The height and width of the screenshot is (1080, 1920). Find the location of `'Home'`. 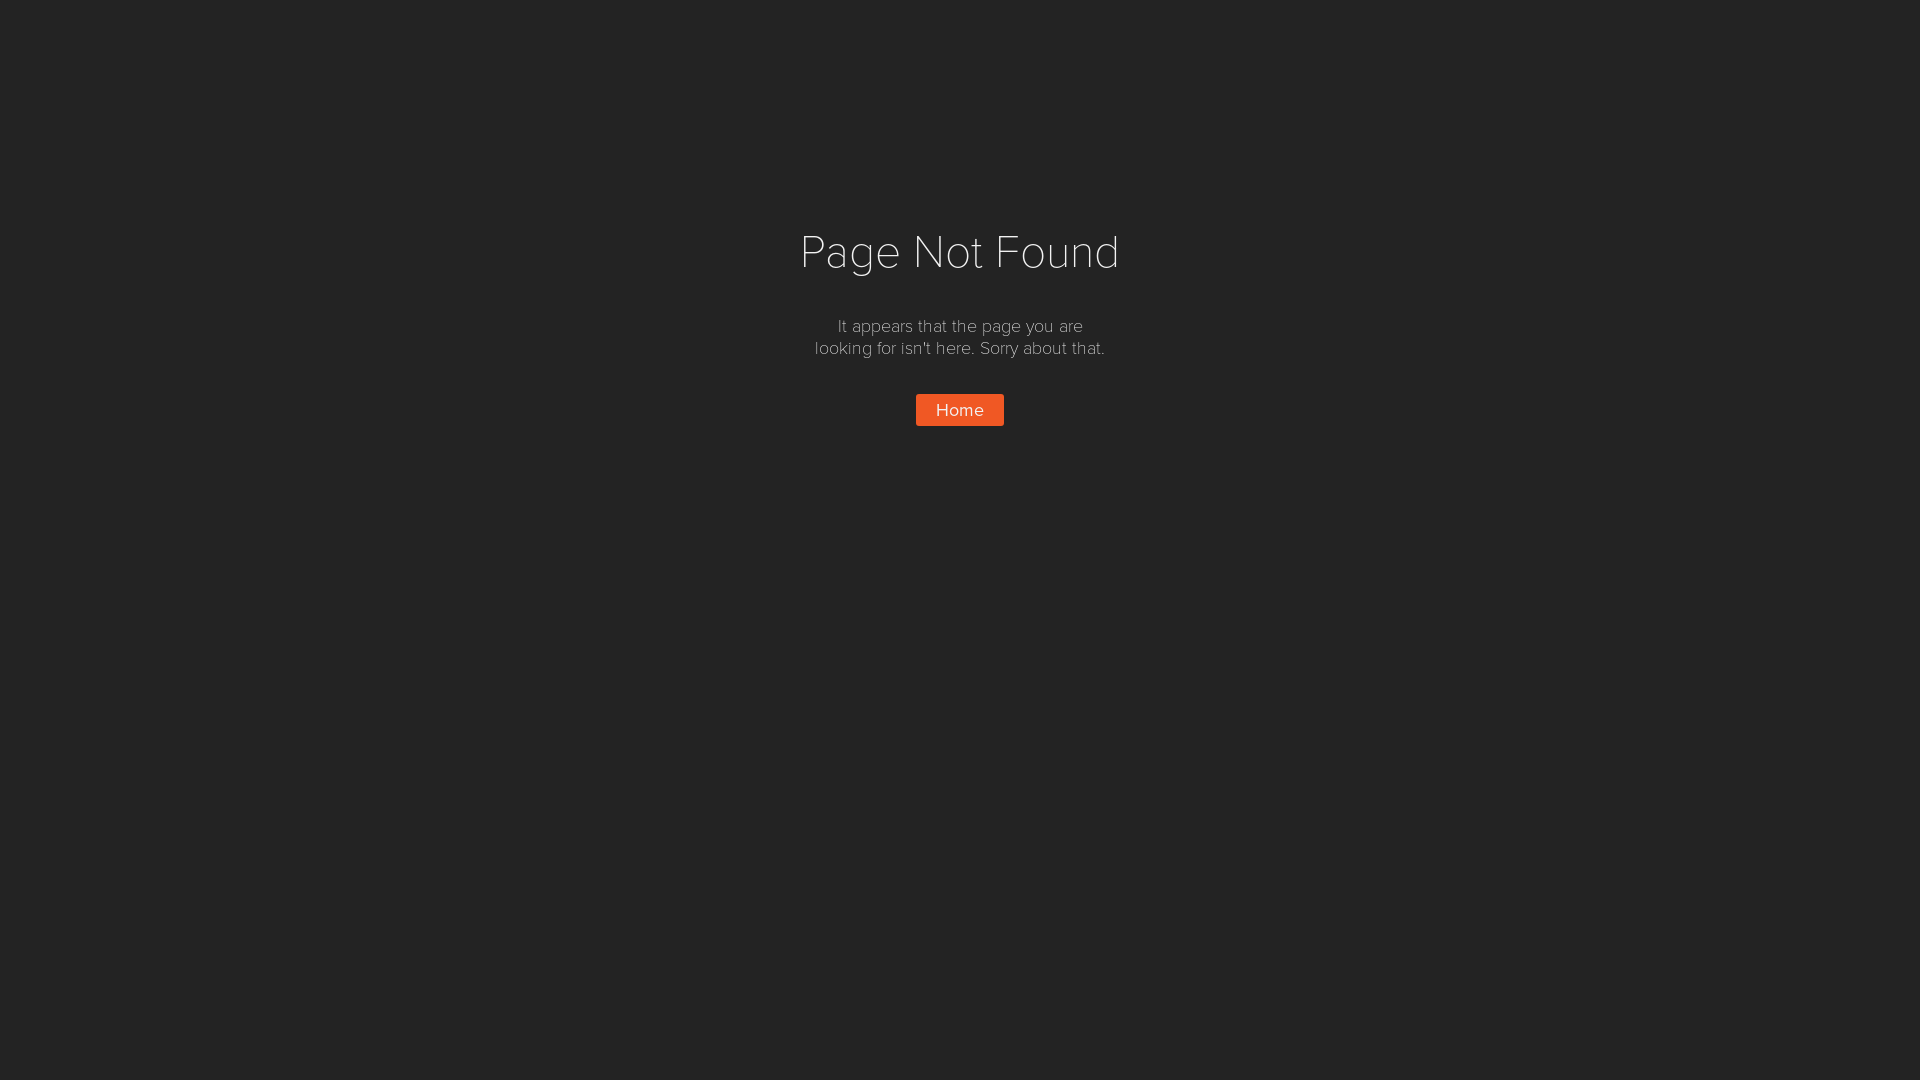

'Home' is located at coordinates (960, 408).